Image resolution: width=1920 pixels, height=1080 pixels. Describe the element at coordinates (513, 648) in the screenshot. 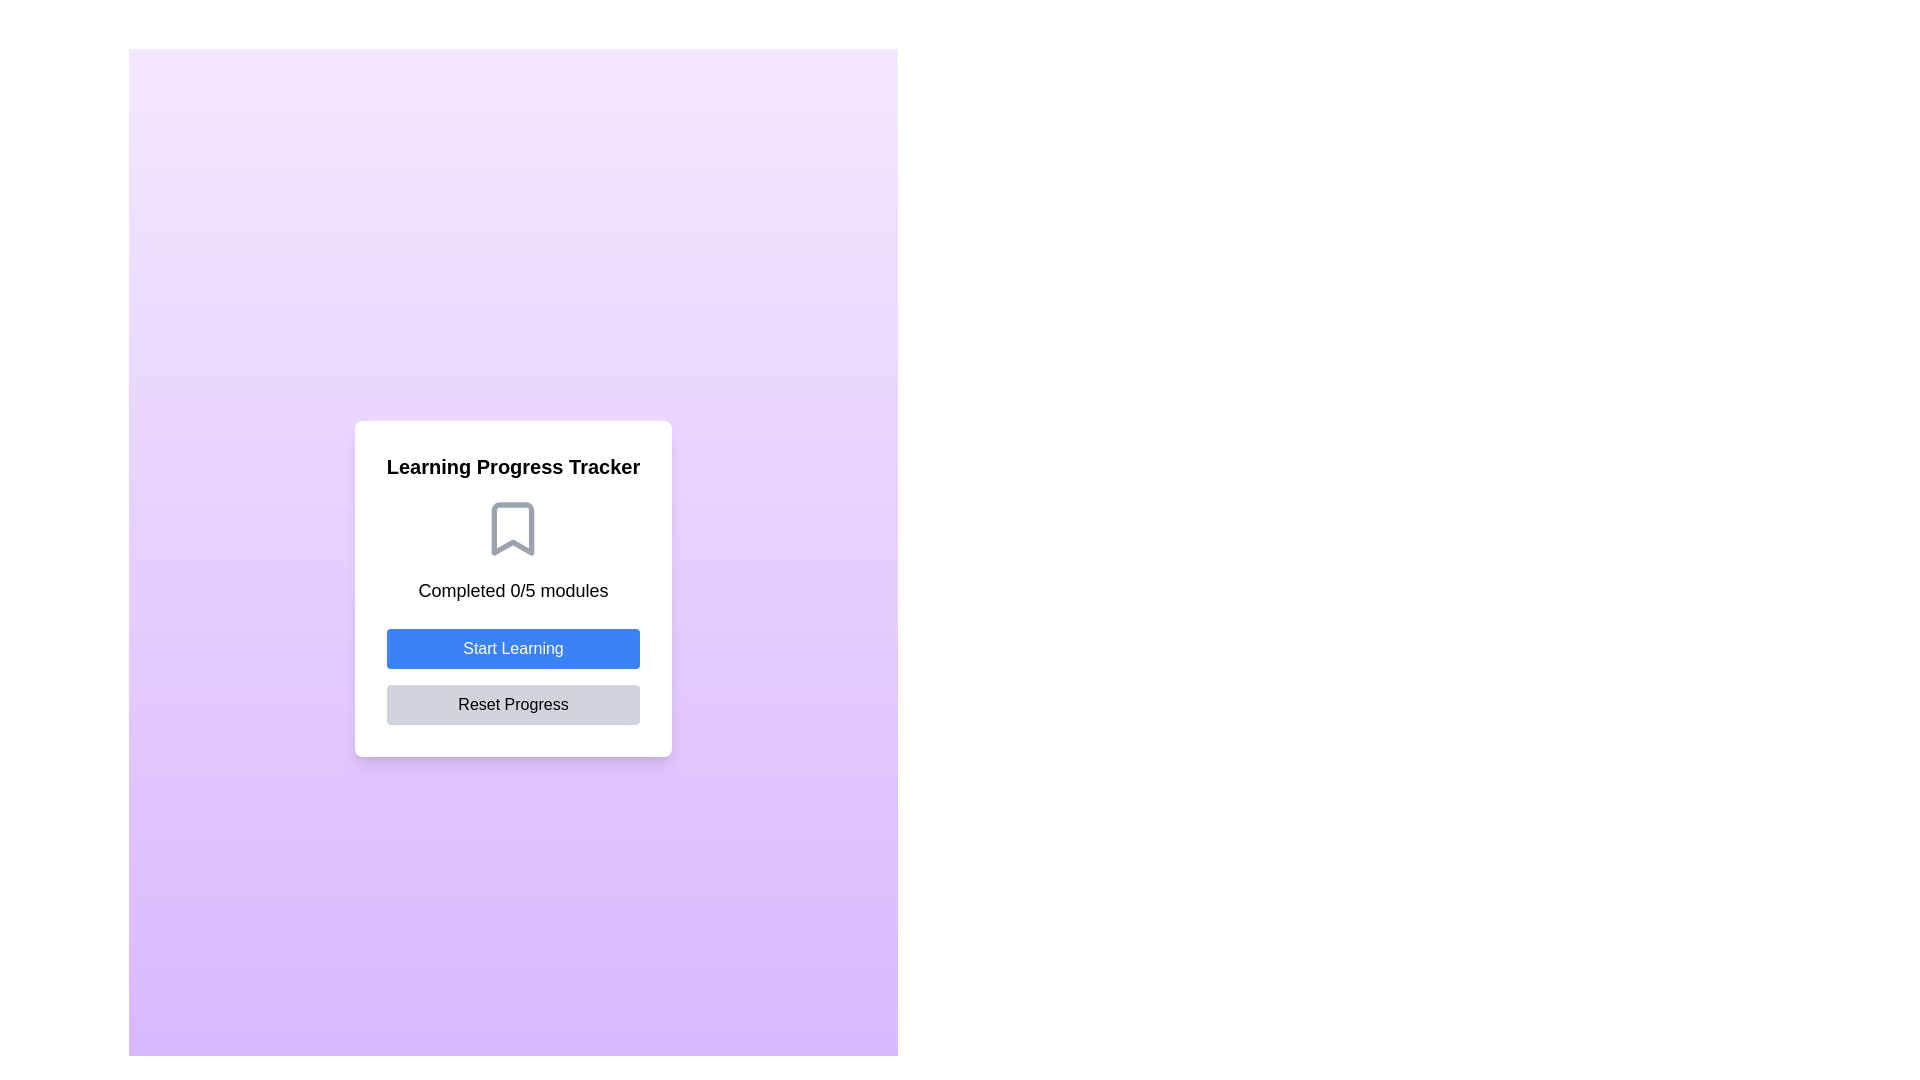

I see `the rectangular button with a blue background and white text reading 'Start Learning' to initiate learning` at that location.